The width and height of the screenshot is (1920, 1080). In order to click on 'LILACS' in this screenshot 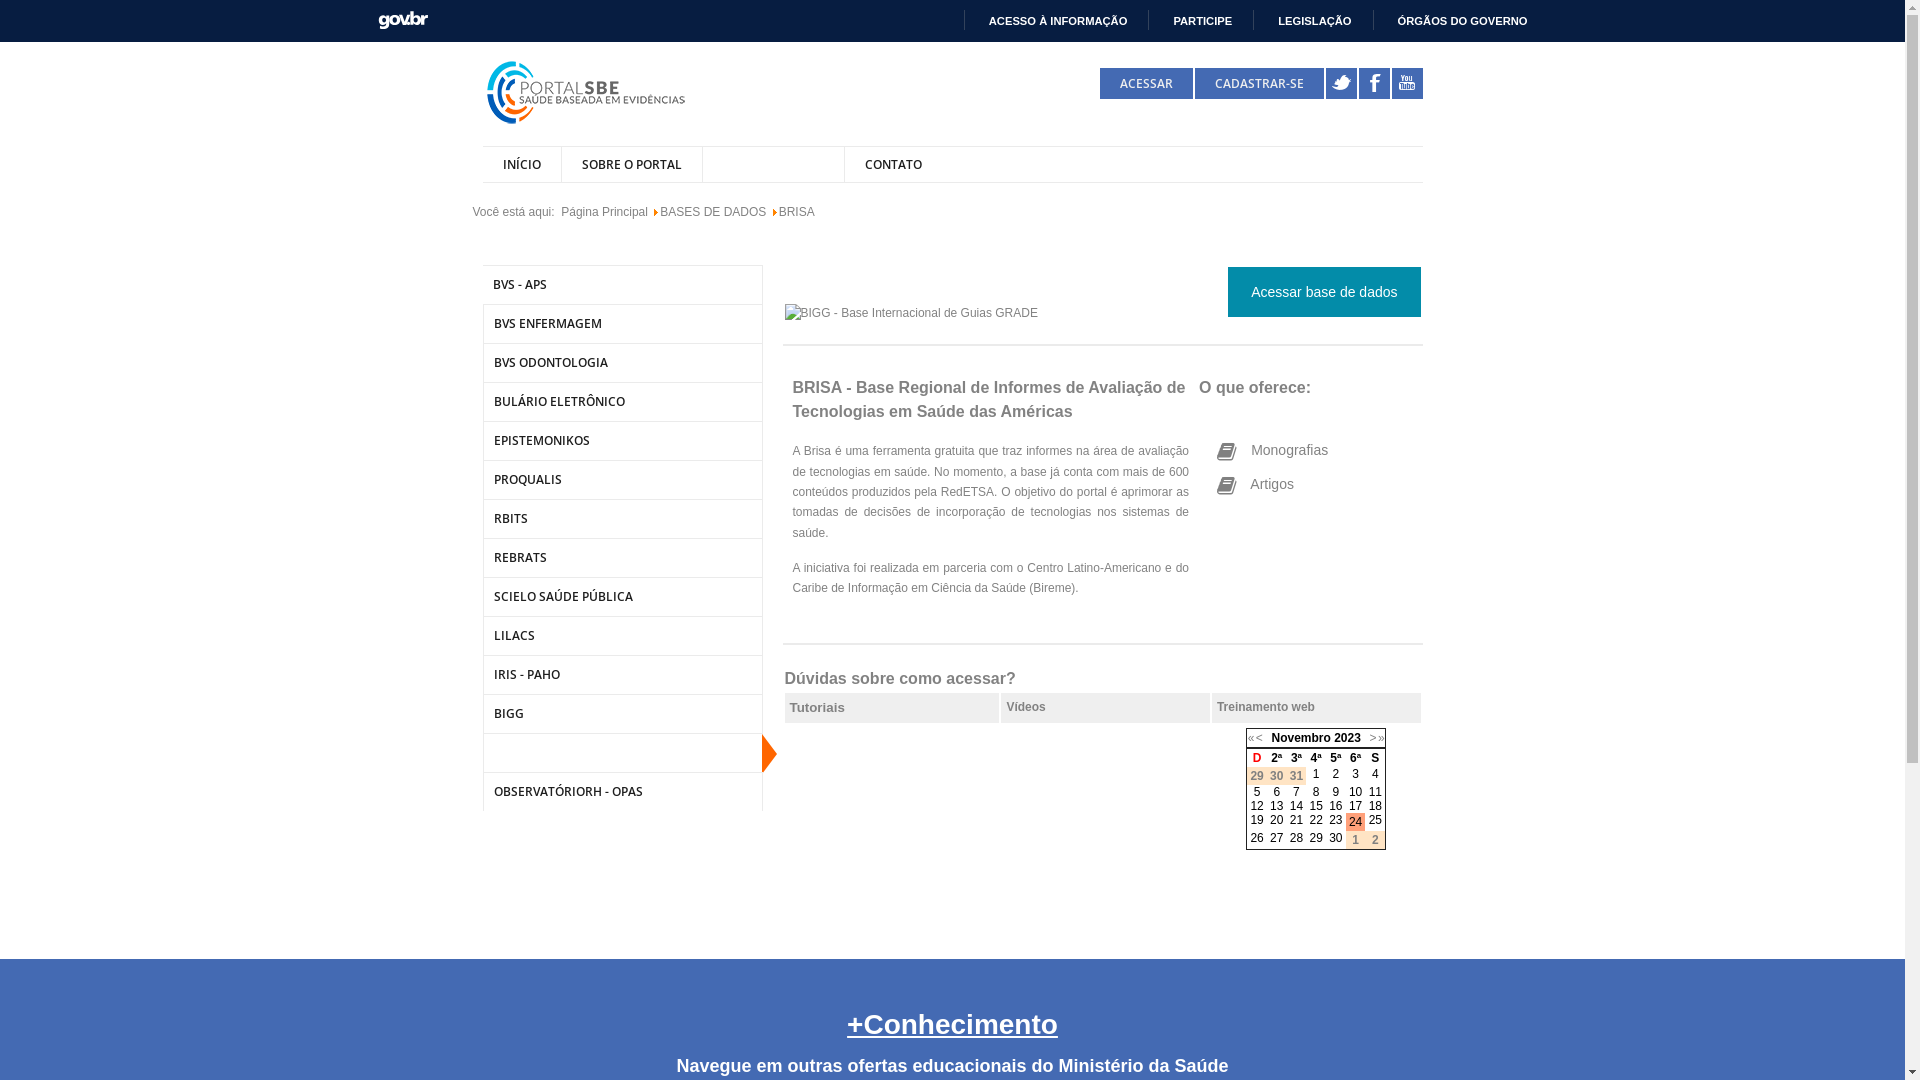, I will do `click(621, 635)`.